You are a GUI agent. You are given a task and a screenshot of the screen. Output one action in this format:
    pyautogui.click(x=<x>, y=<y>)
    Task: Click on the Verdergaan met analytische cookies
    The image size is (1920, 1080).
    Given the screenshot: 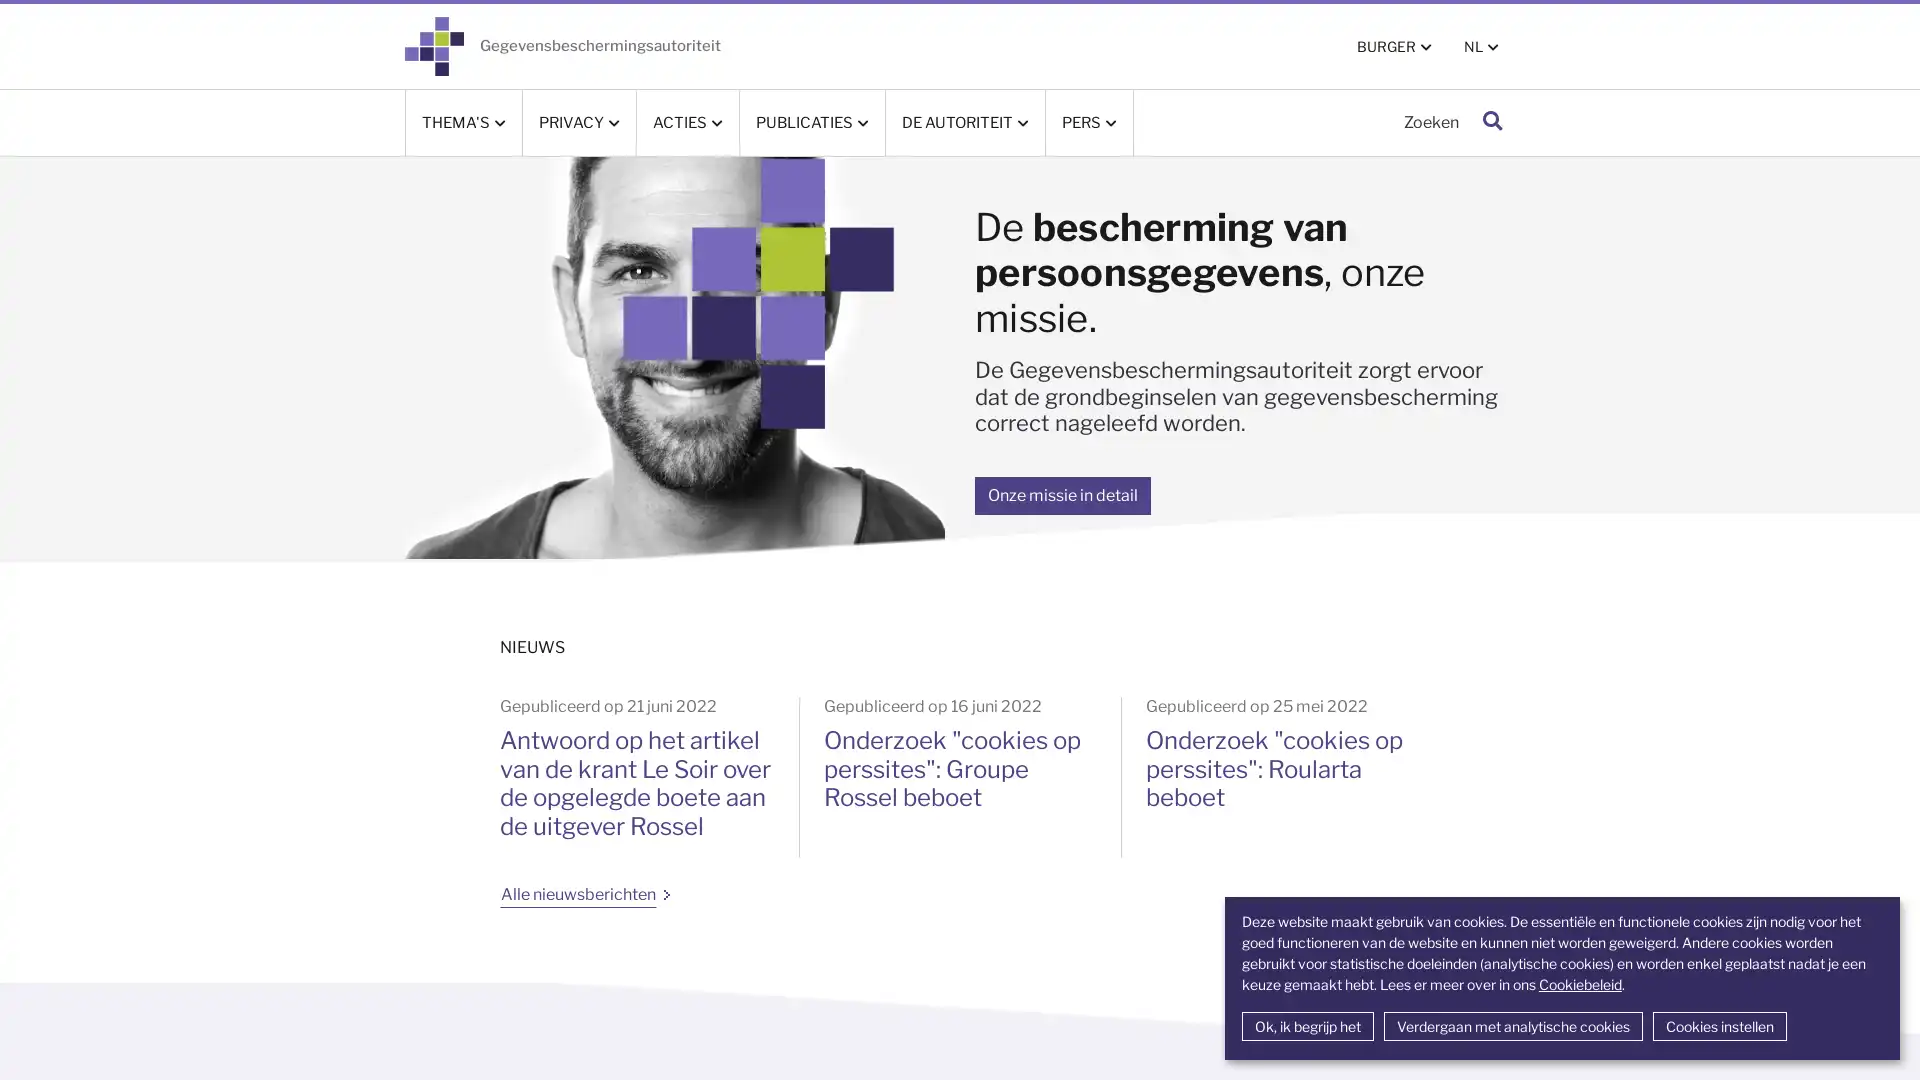 What is the action you would take?
    pyautogui.click(x=1512, y=1026)
    